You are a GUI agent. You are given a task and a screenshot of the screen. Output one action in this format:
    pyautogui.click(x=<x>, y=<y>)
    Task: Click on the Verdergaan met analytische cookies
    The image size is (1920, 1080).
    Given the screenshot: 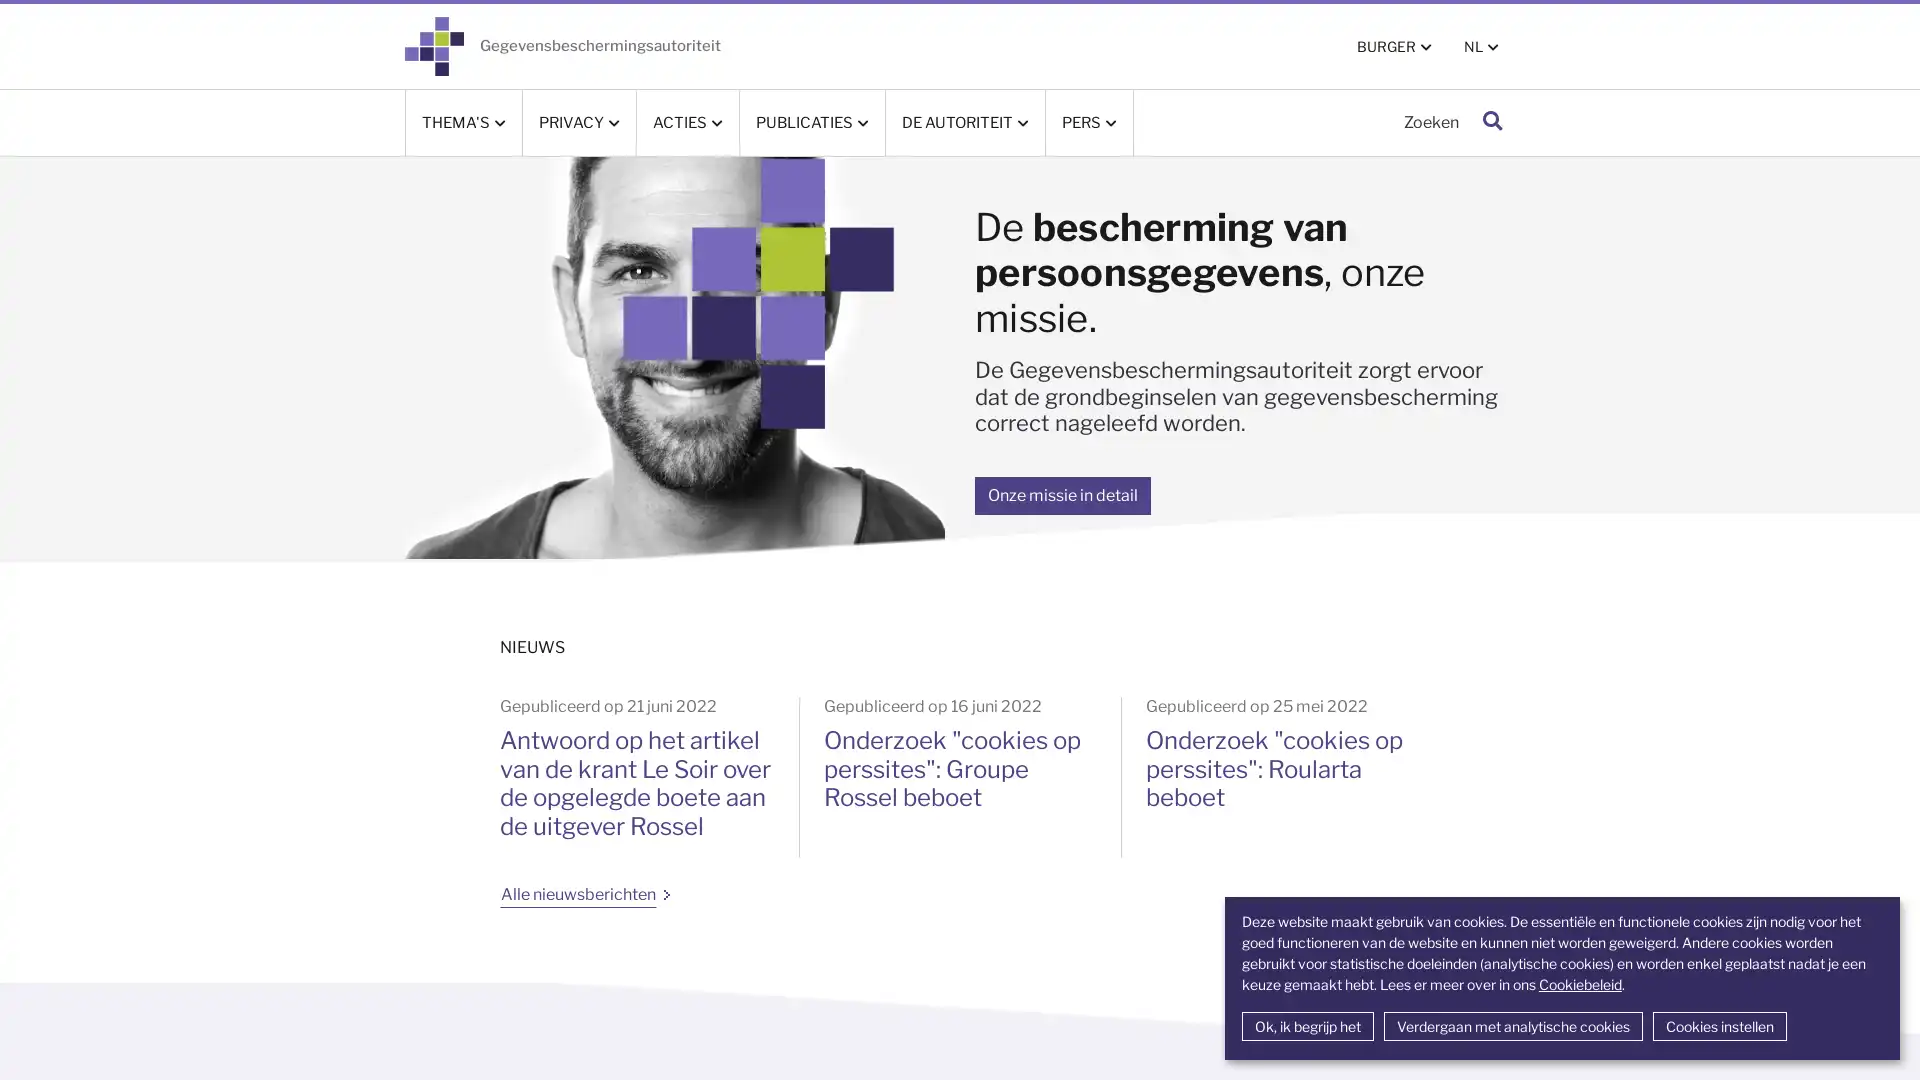 What is the action you would take?
    pyautogui.click(x=1512, y=1026)
    